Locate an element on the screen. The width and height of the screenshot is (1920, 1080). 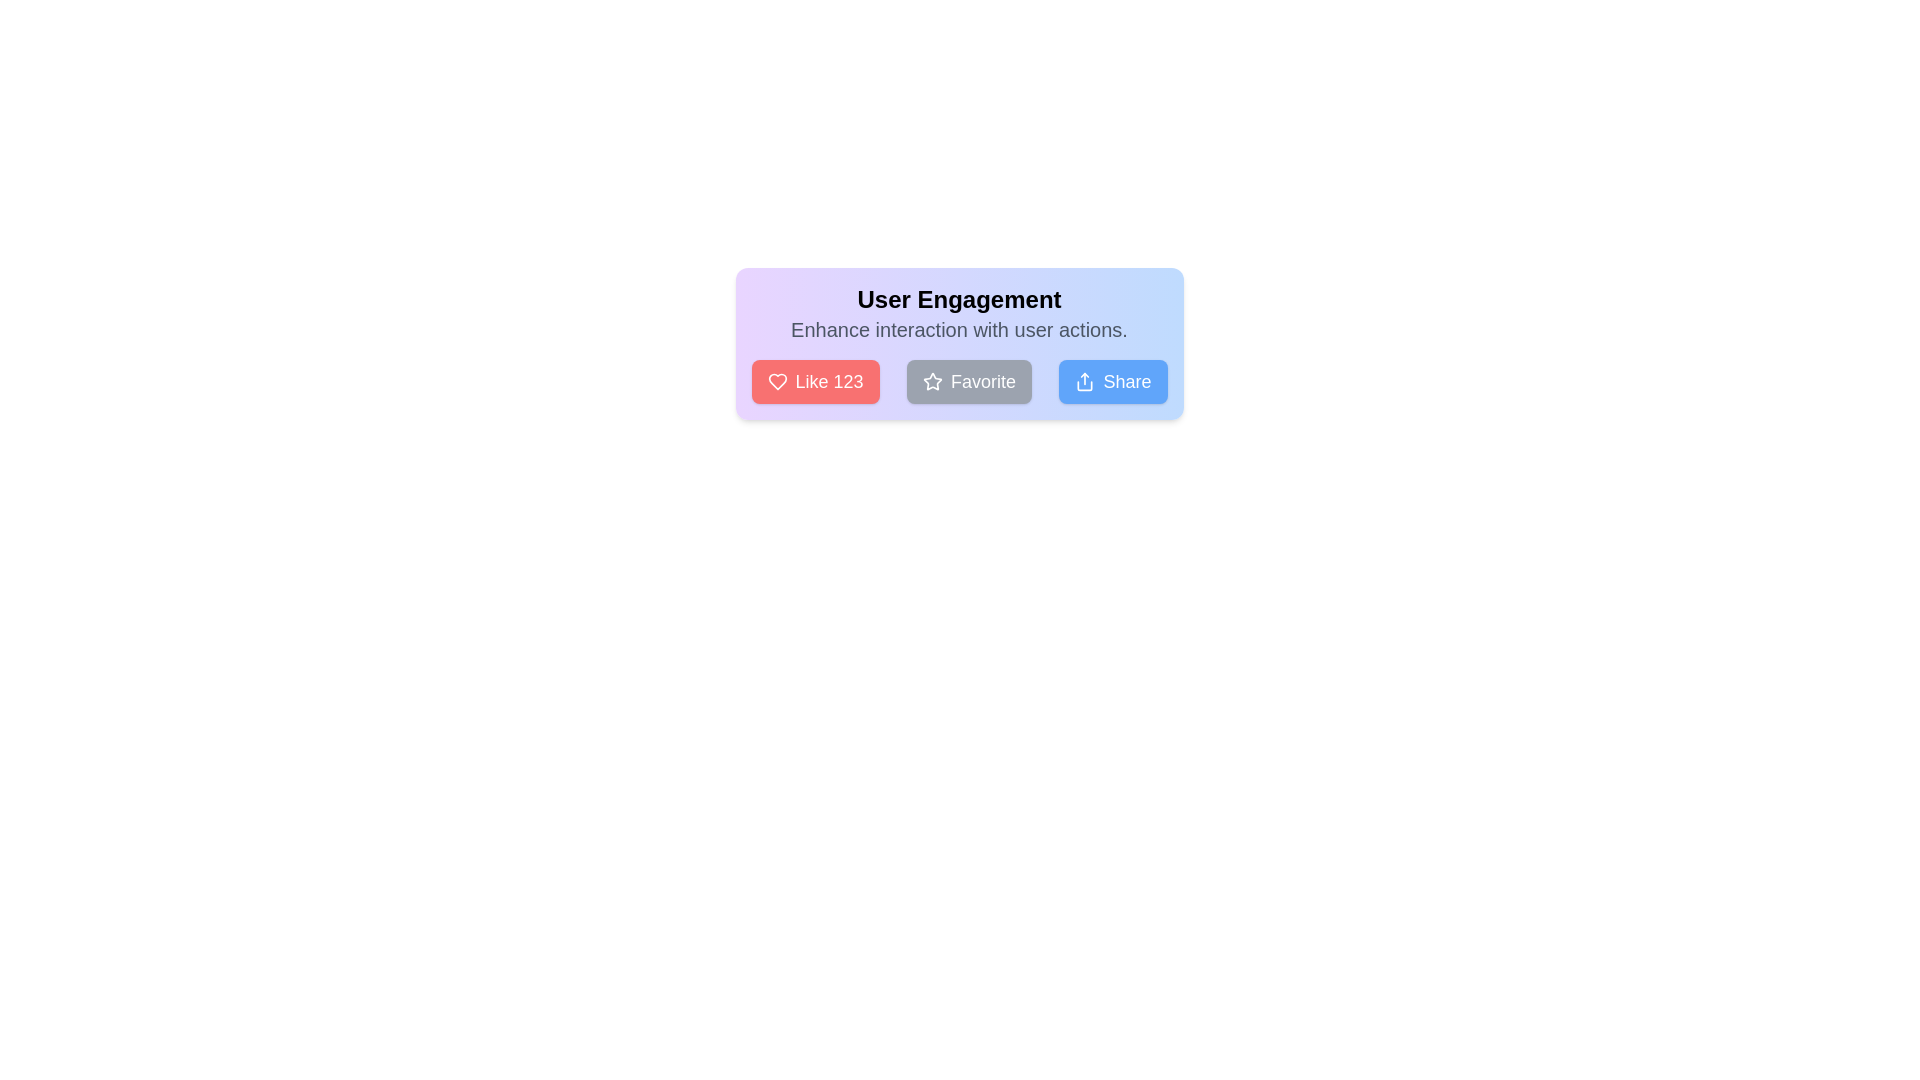
the heart-shaped icon outlined in white on the red 'Like 123' button, which is the first icon in the button group at the bottom of the panel is located at coordinates (776, 381).